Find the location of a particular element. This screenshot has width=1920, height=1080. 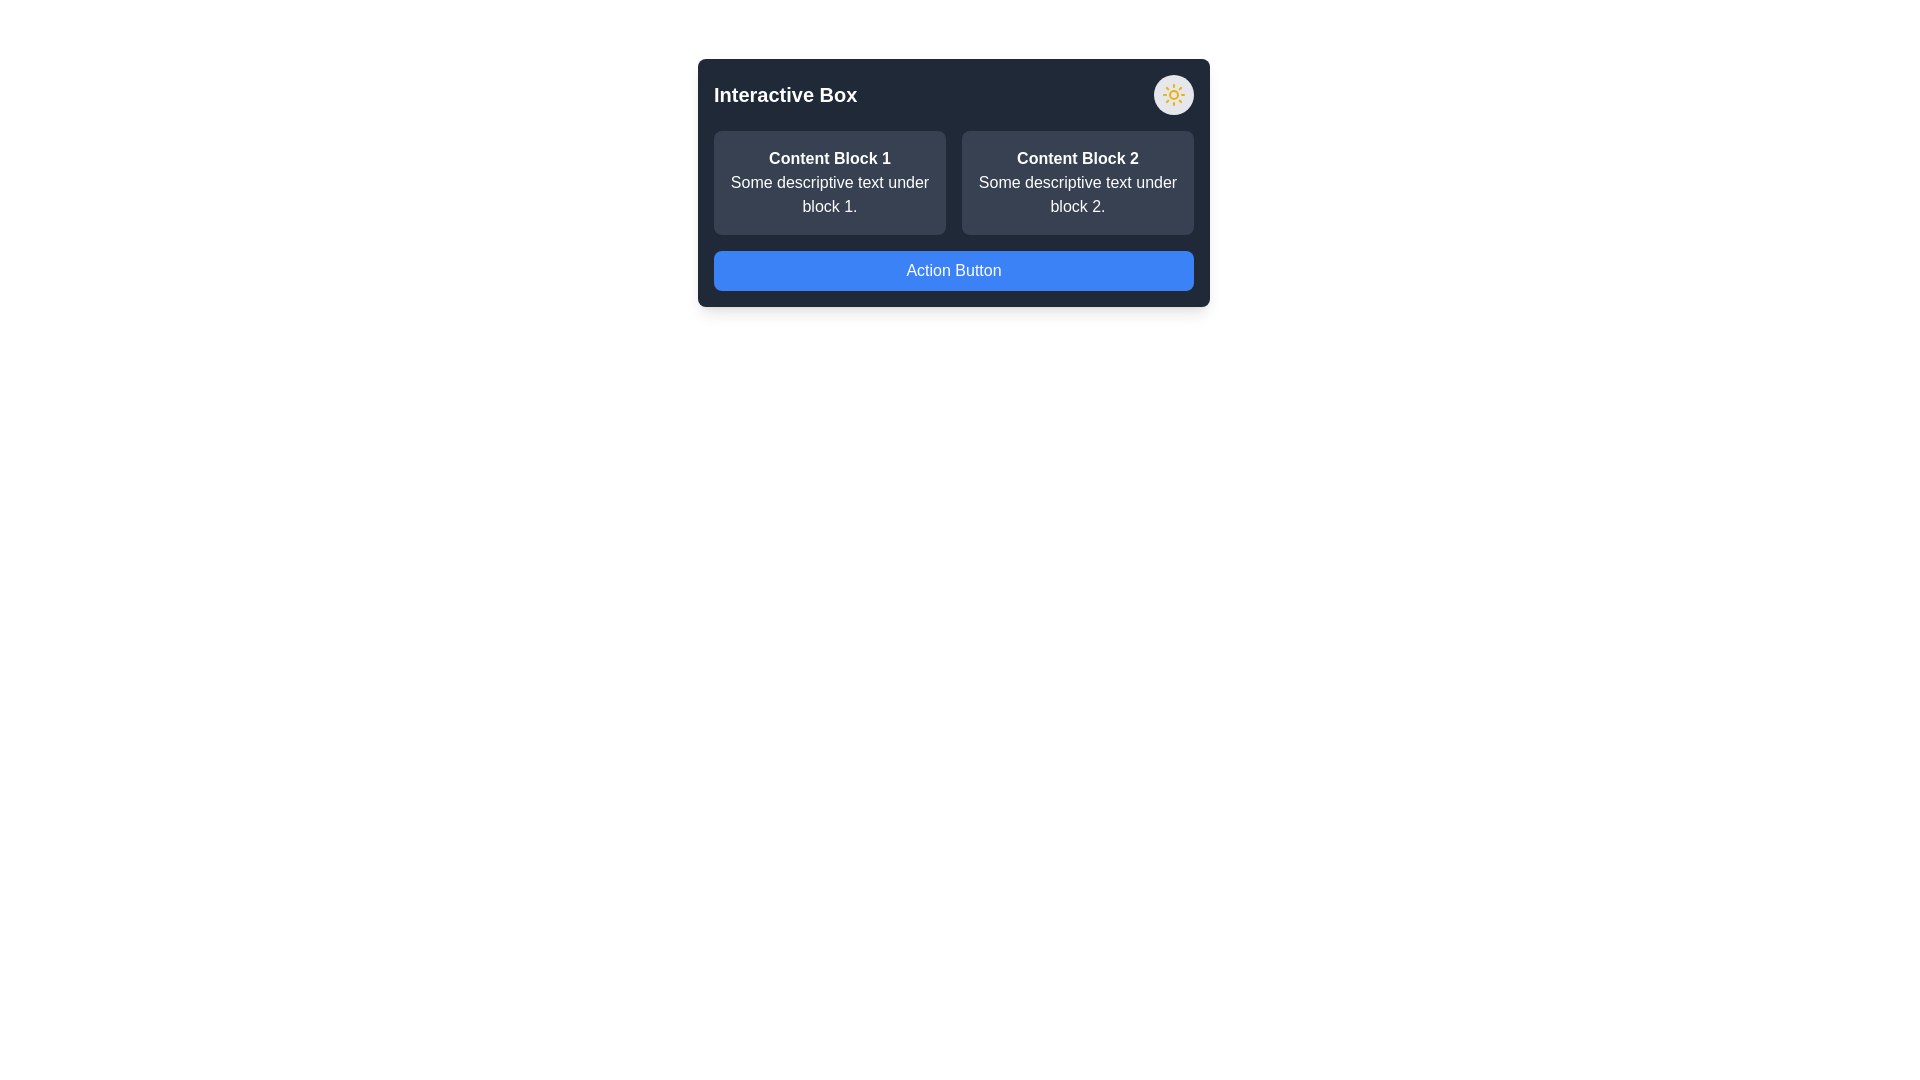

the button located below 'Content Block 1' and 'Content Block 2' within the 'Interactive Box' to change its background color is located at coordinates (953, 270).